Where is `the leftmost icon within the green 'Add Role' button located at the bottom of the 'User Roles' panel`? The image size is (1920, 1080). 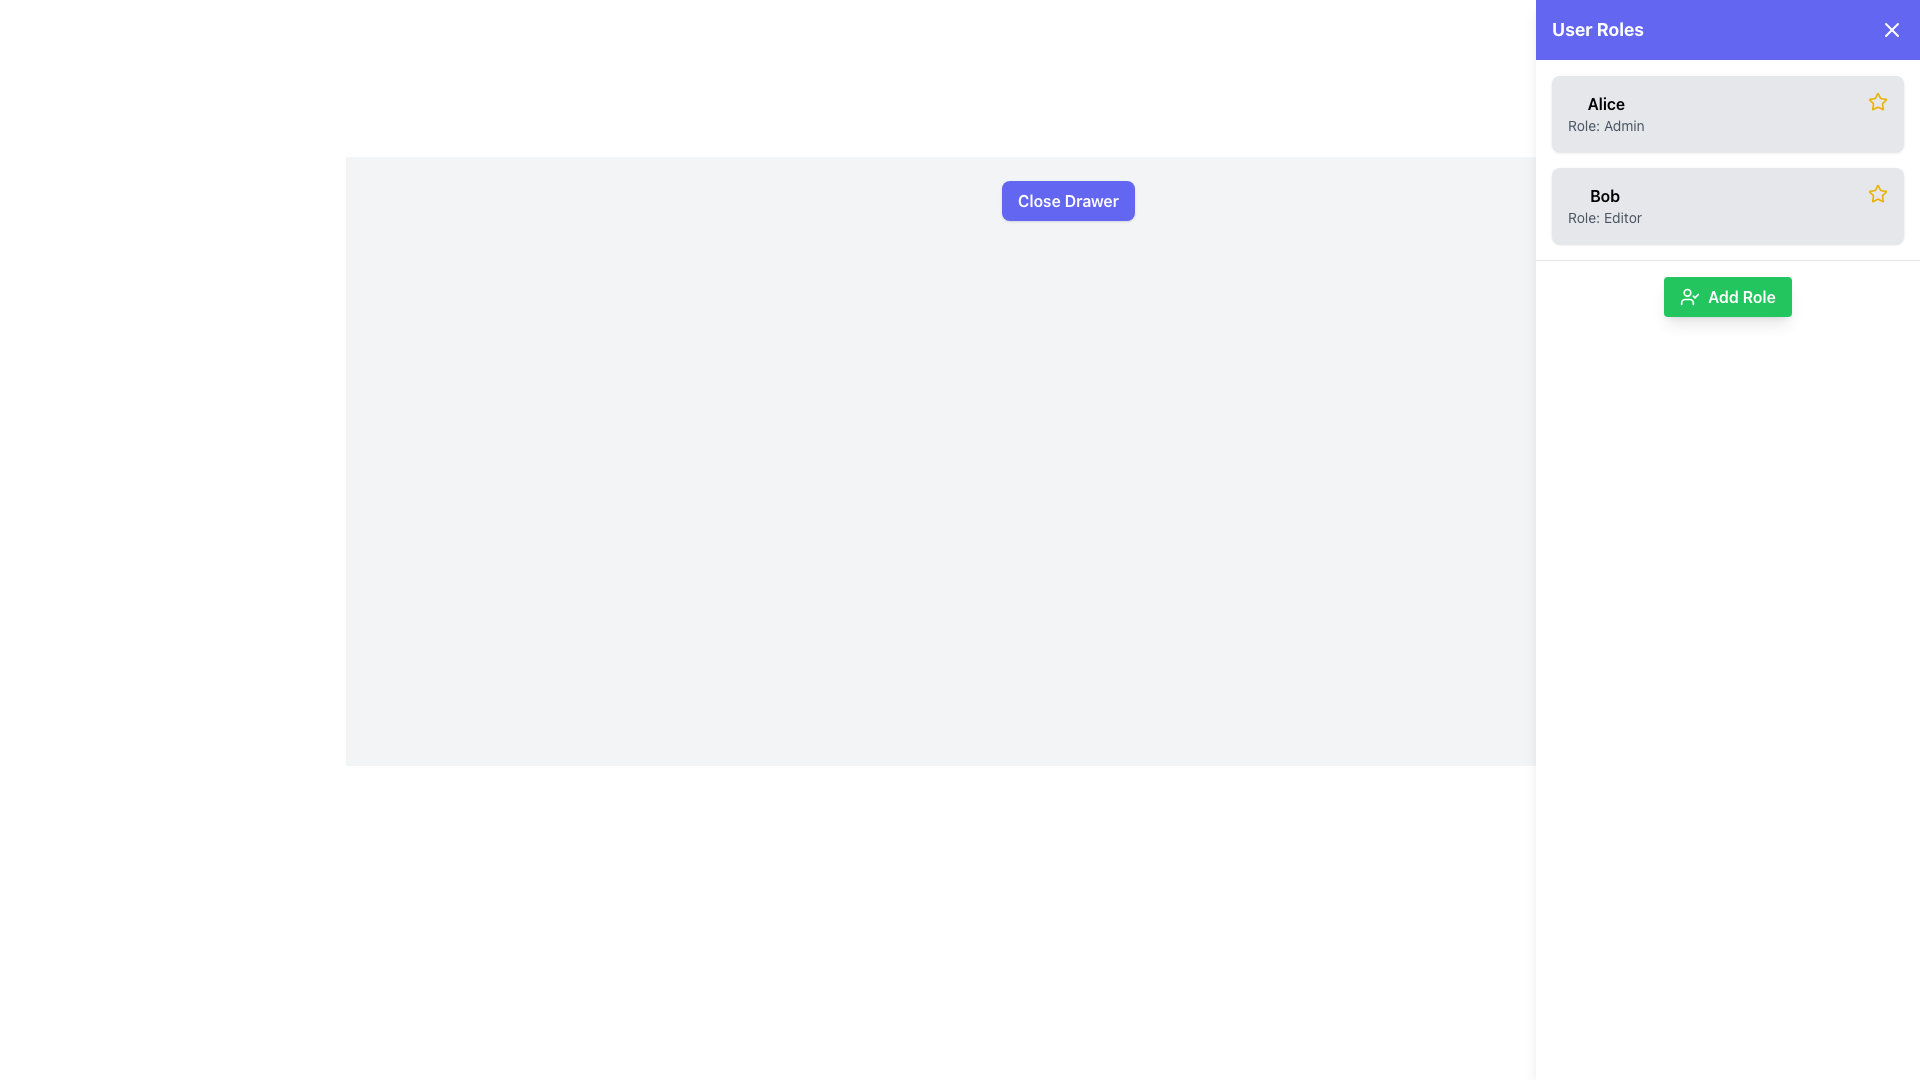 the leftmost icon within the green 'Add Role' button located at the bottom of the 'User Roles' panel is located at coordinates (1688, 297).